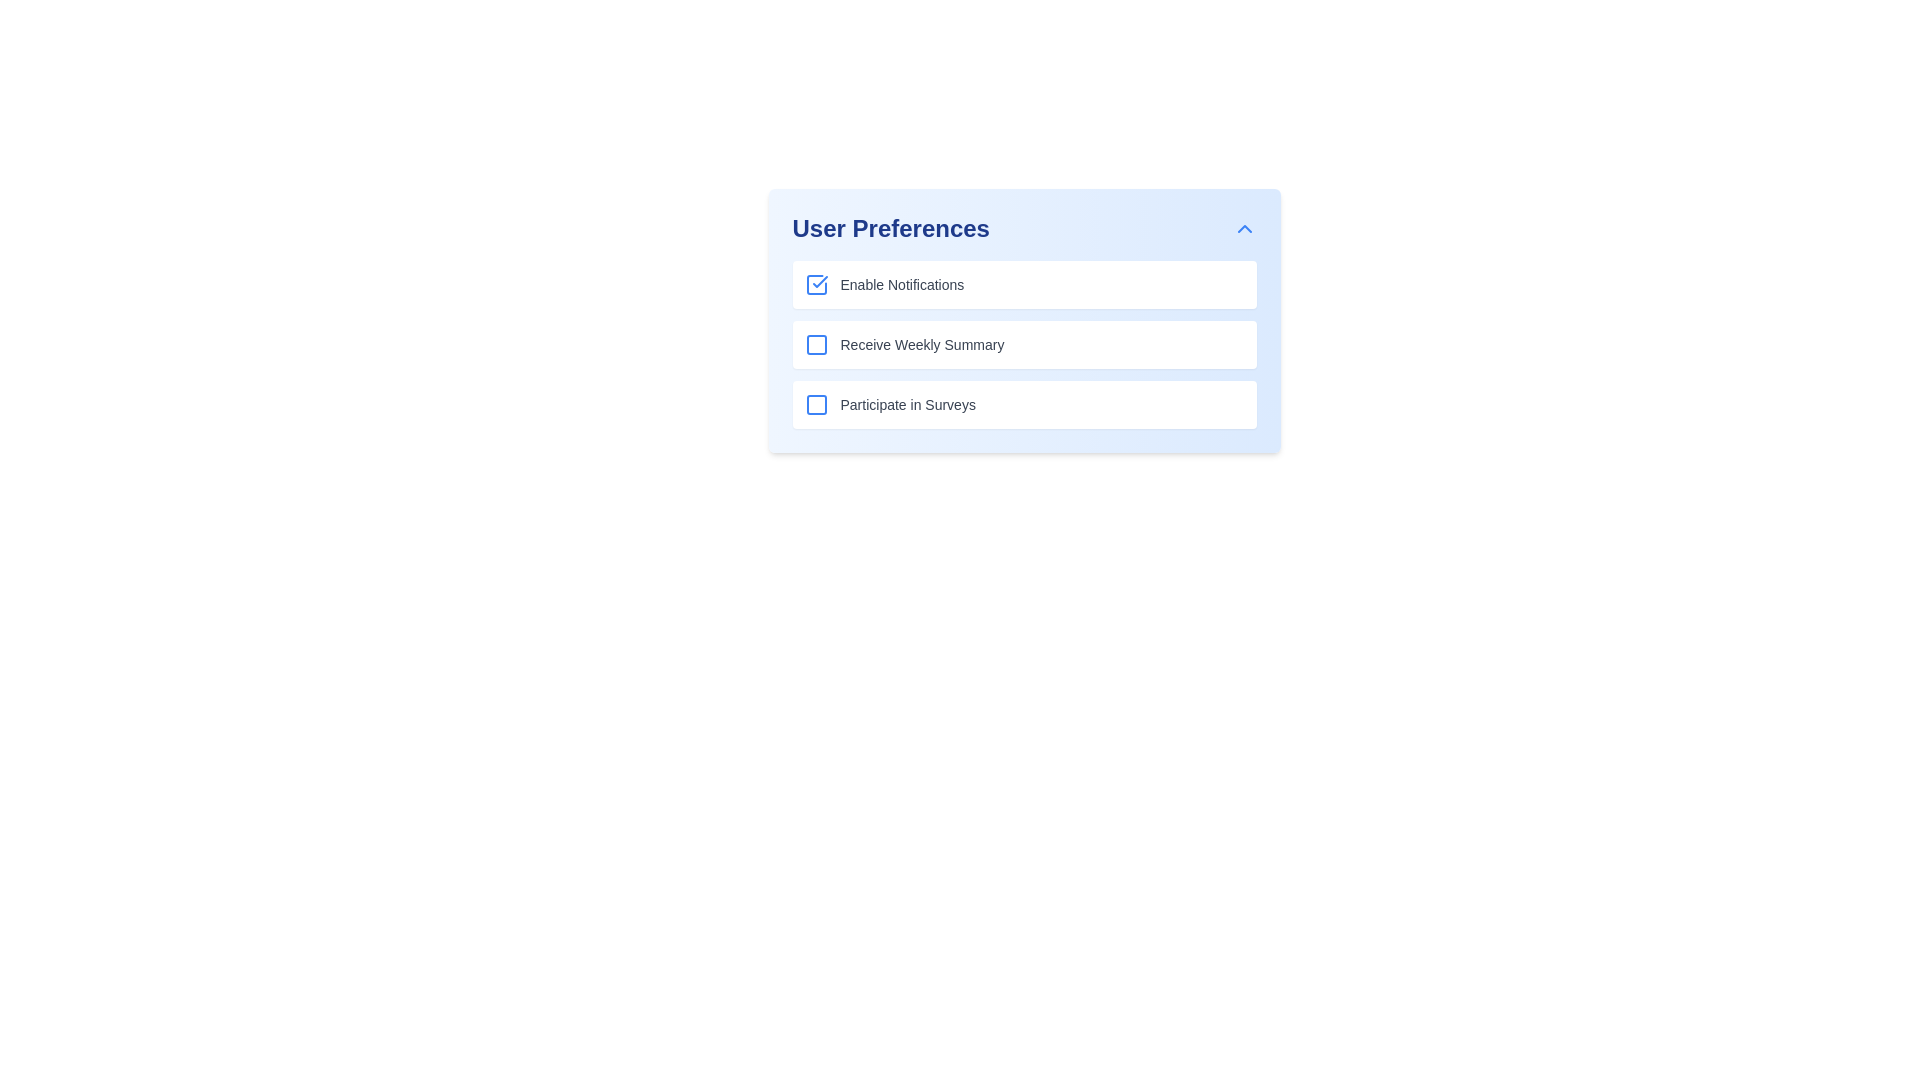  Describe the element at coordinates (901, 285) in the screenshot. I see `the text label reading 'Enable Notifications', which is situated next to a checkbox in the 'User Preferences' section` at that location.